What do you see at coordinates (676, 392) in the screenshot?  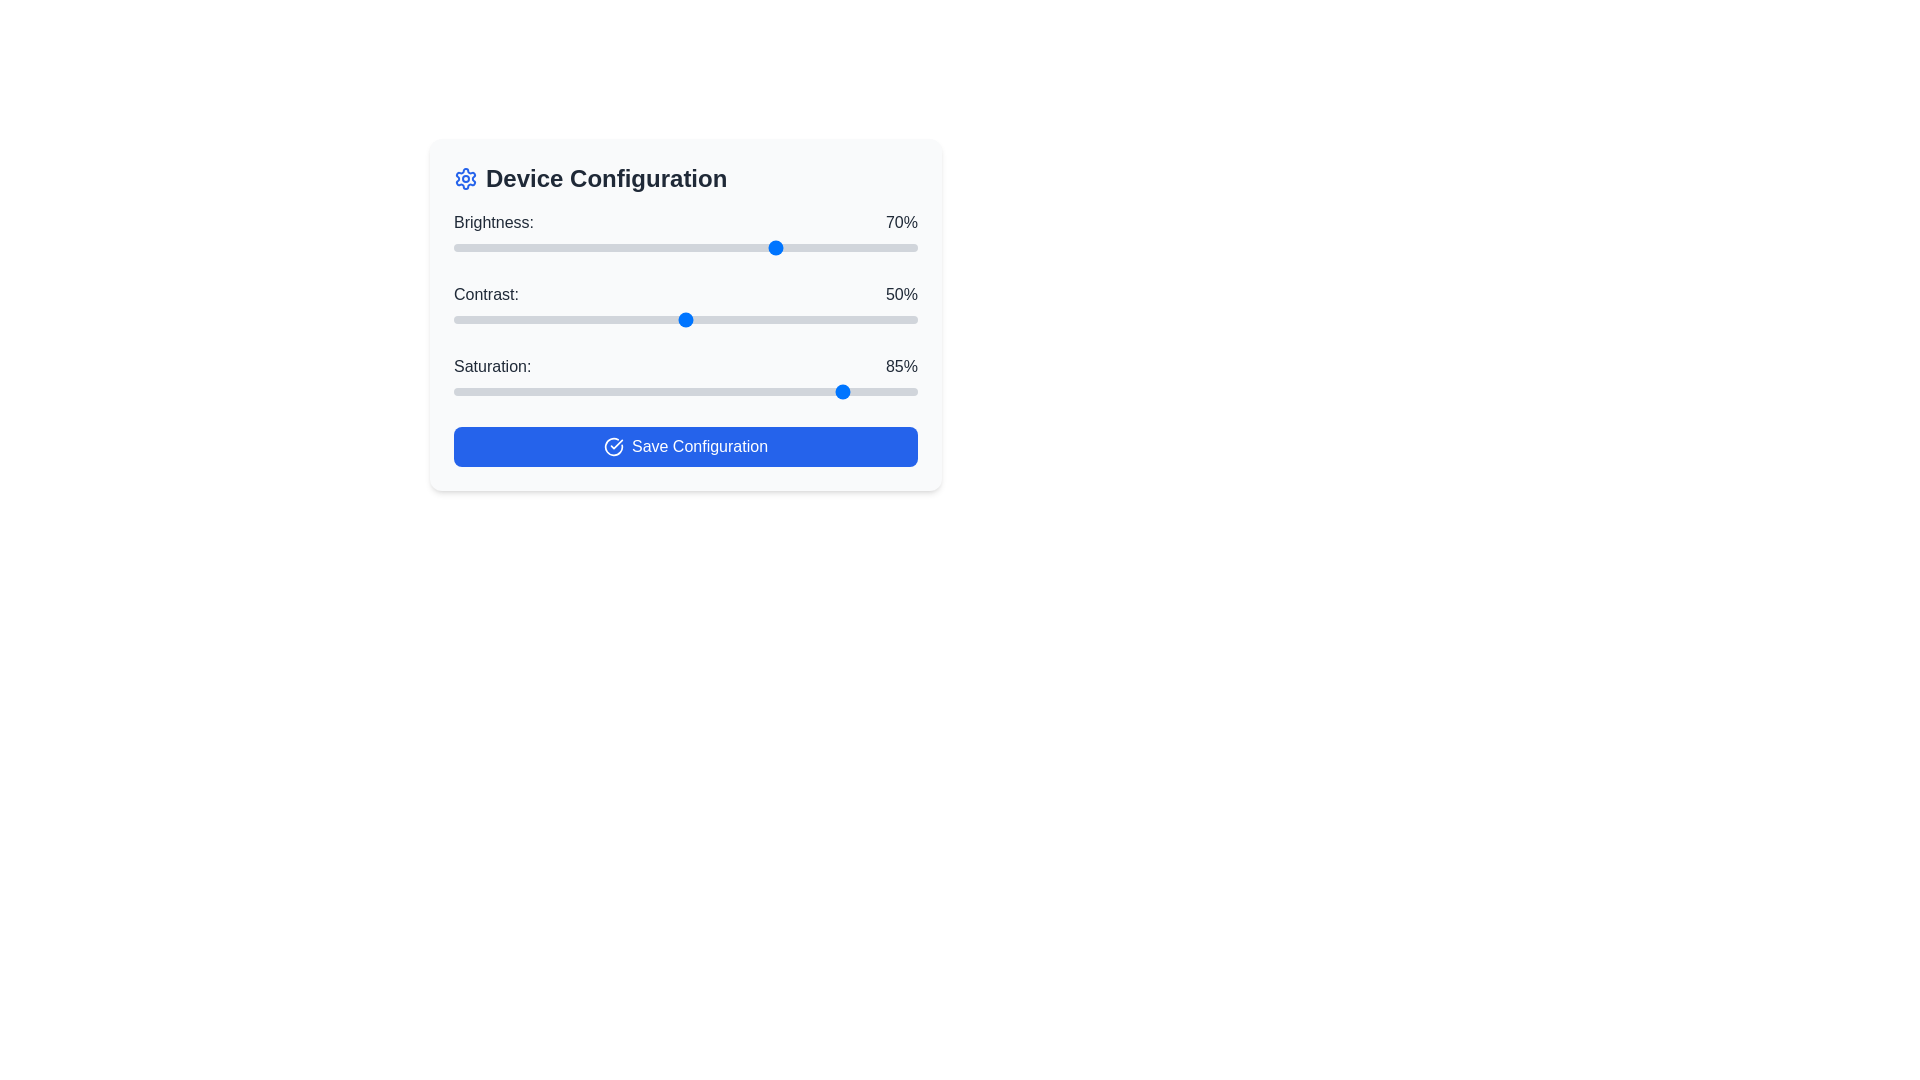 I see `saturation` at bounding box center [676, 392].